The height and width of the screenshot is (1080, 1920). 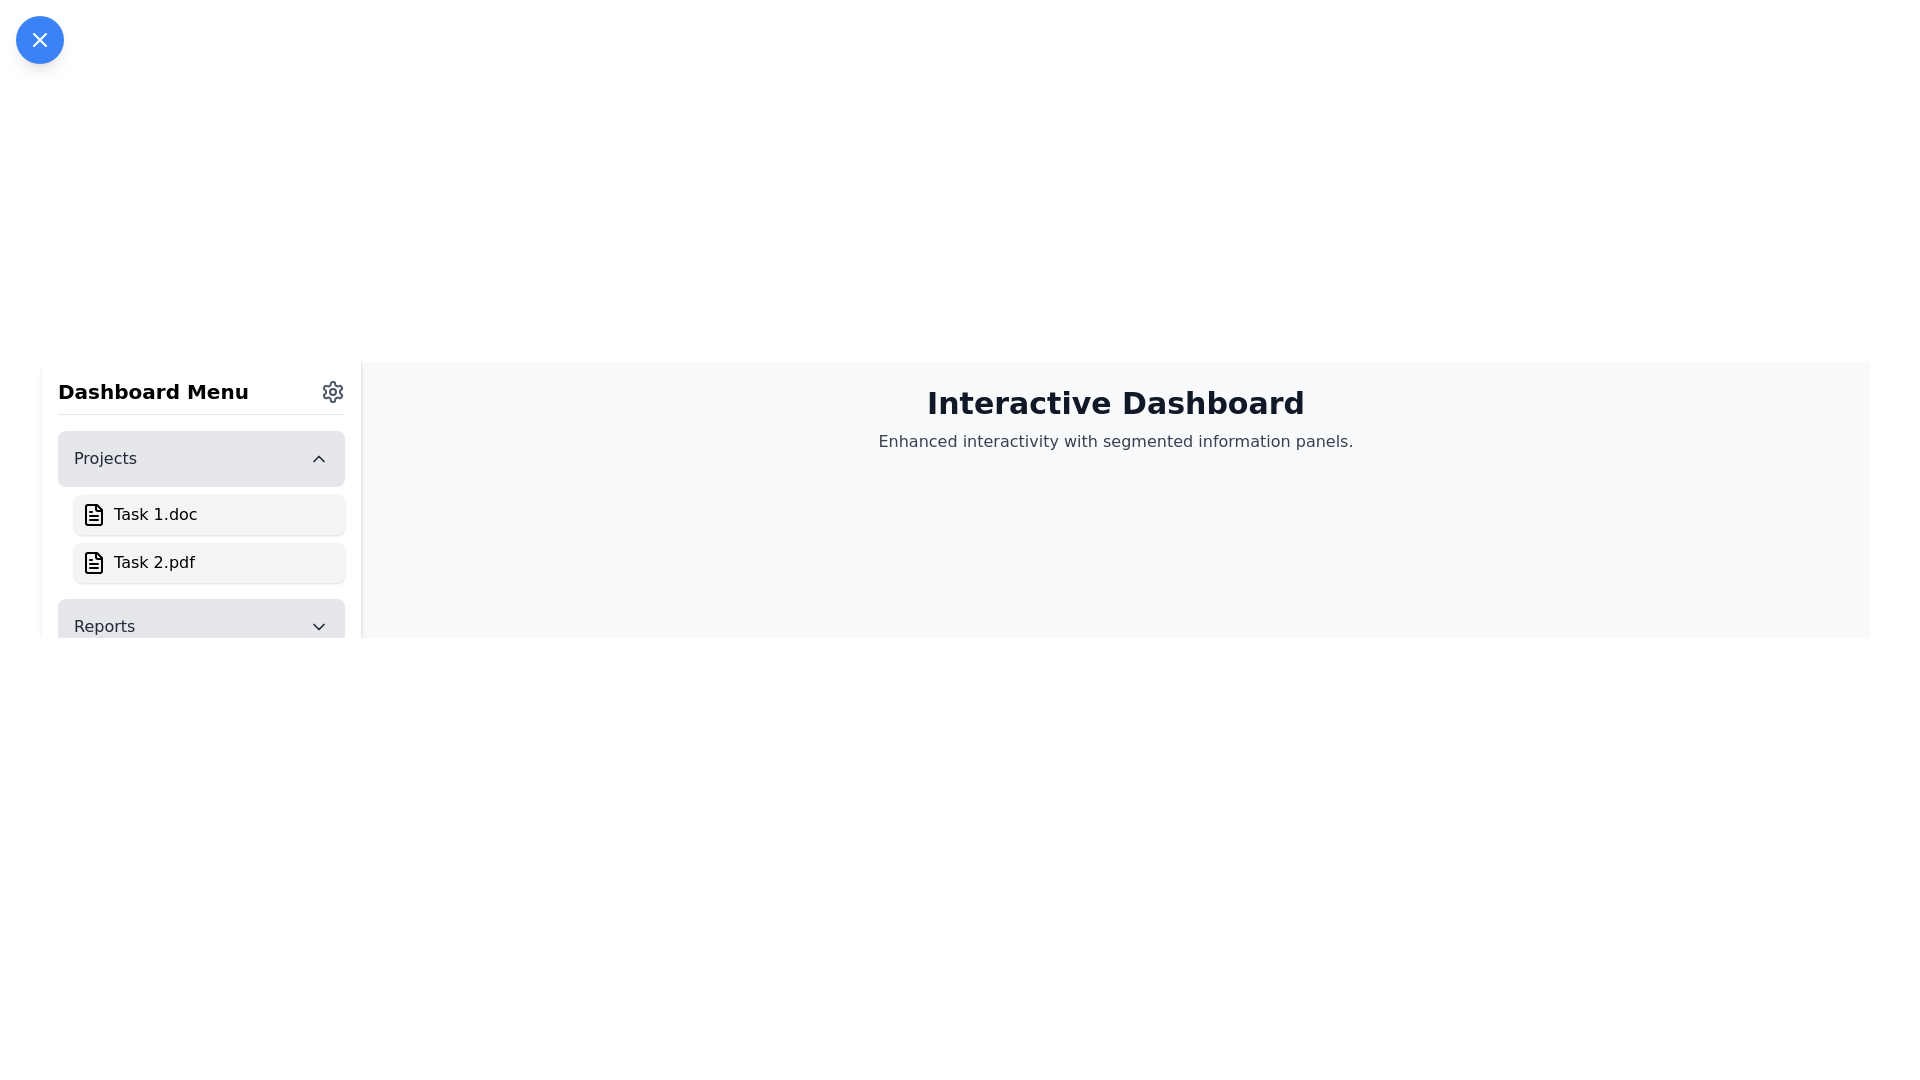 I want to click on the 'Task 2.pdf' file entry located, so click(x=209, y=563).